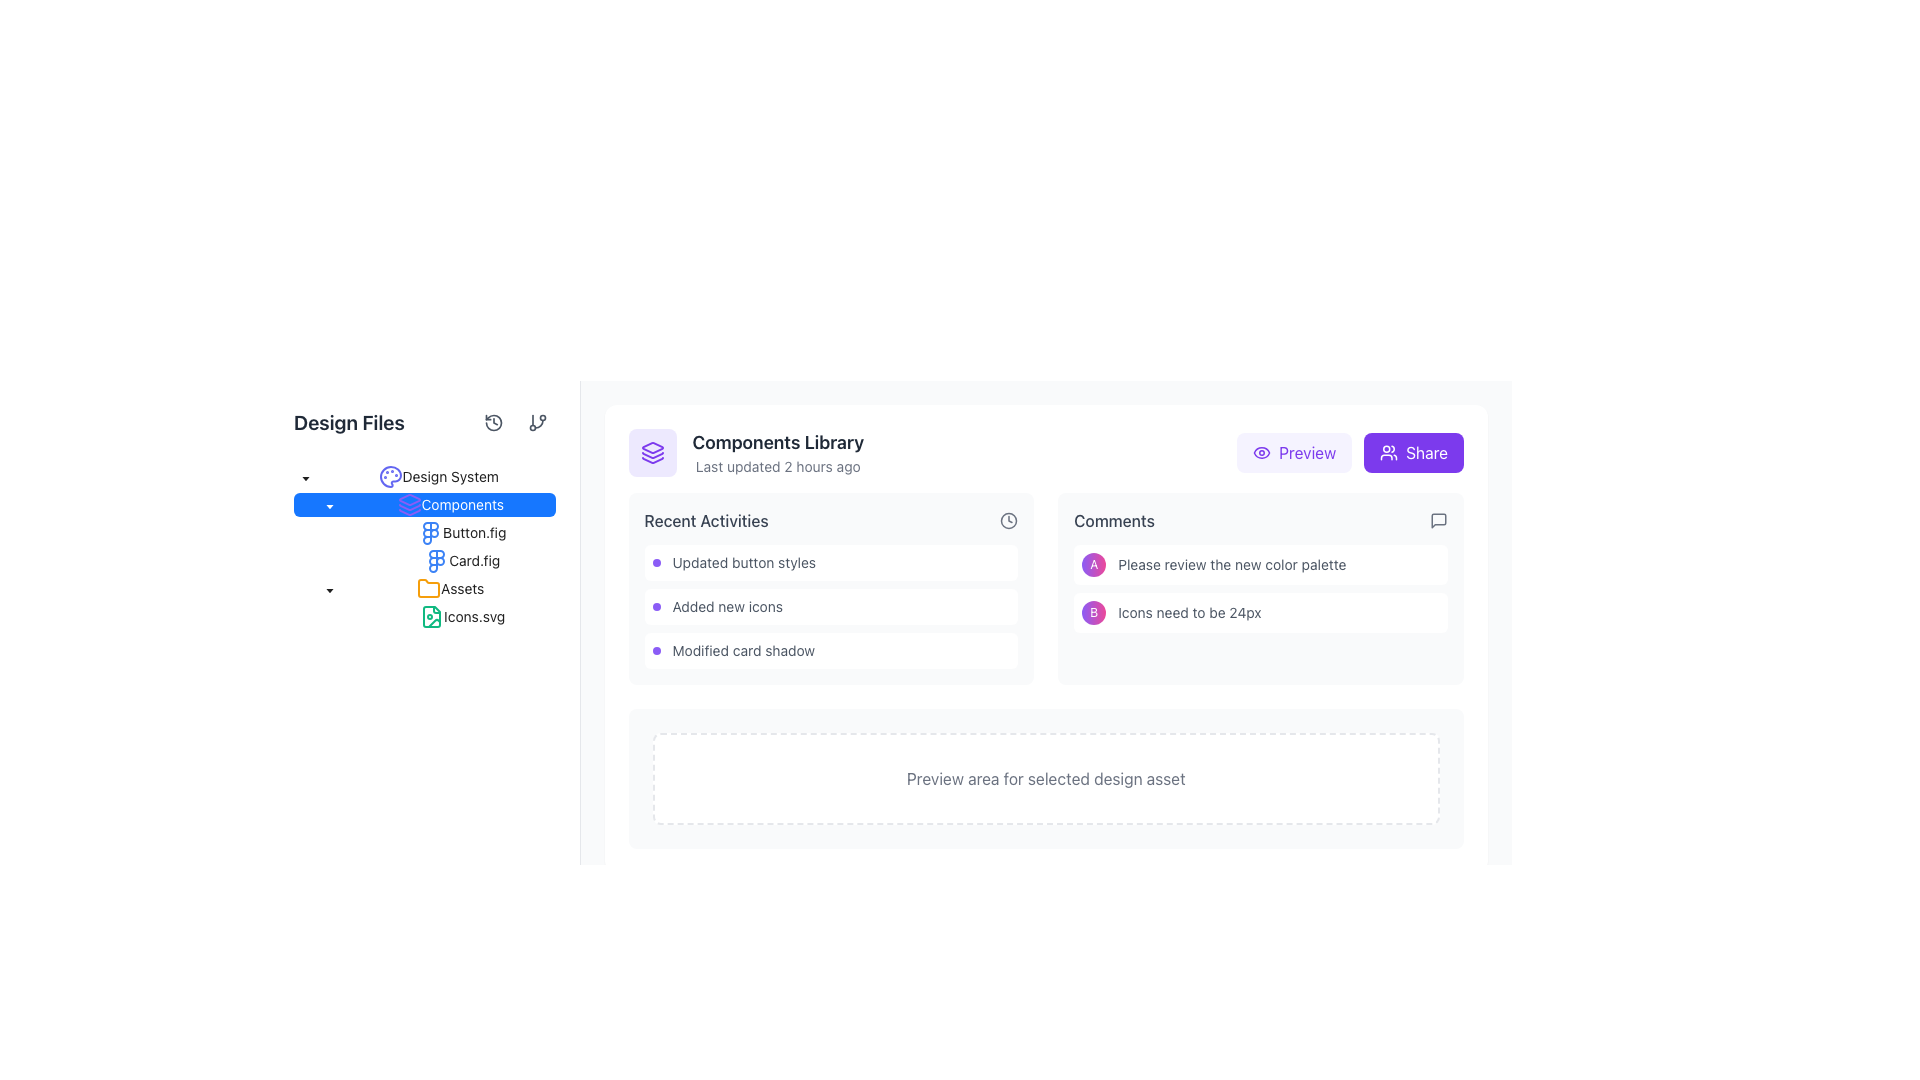 Image resolution: width=1920 pixels, height=1080 pixels. I want to click on the 'Icons.svg' icon from the Assets section of the Components folder, so click(431, 616).